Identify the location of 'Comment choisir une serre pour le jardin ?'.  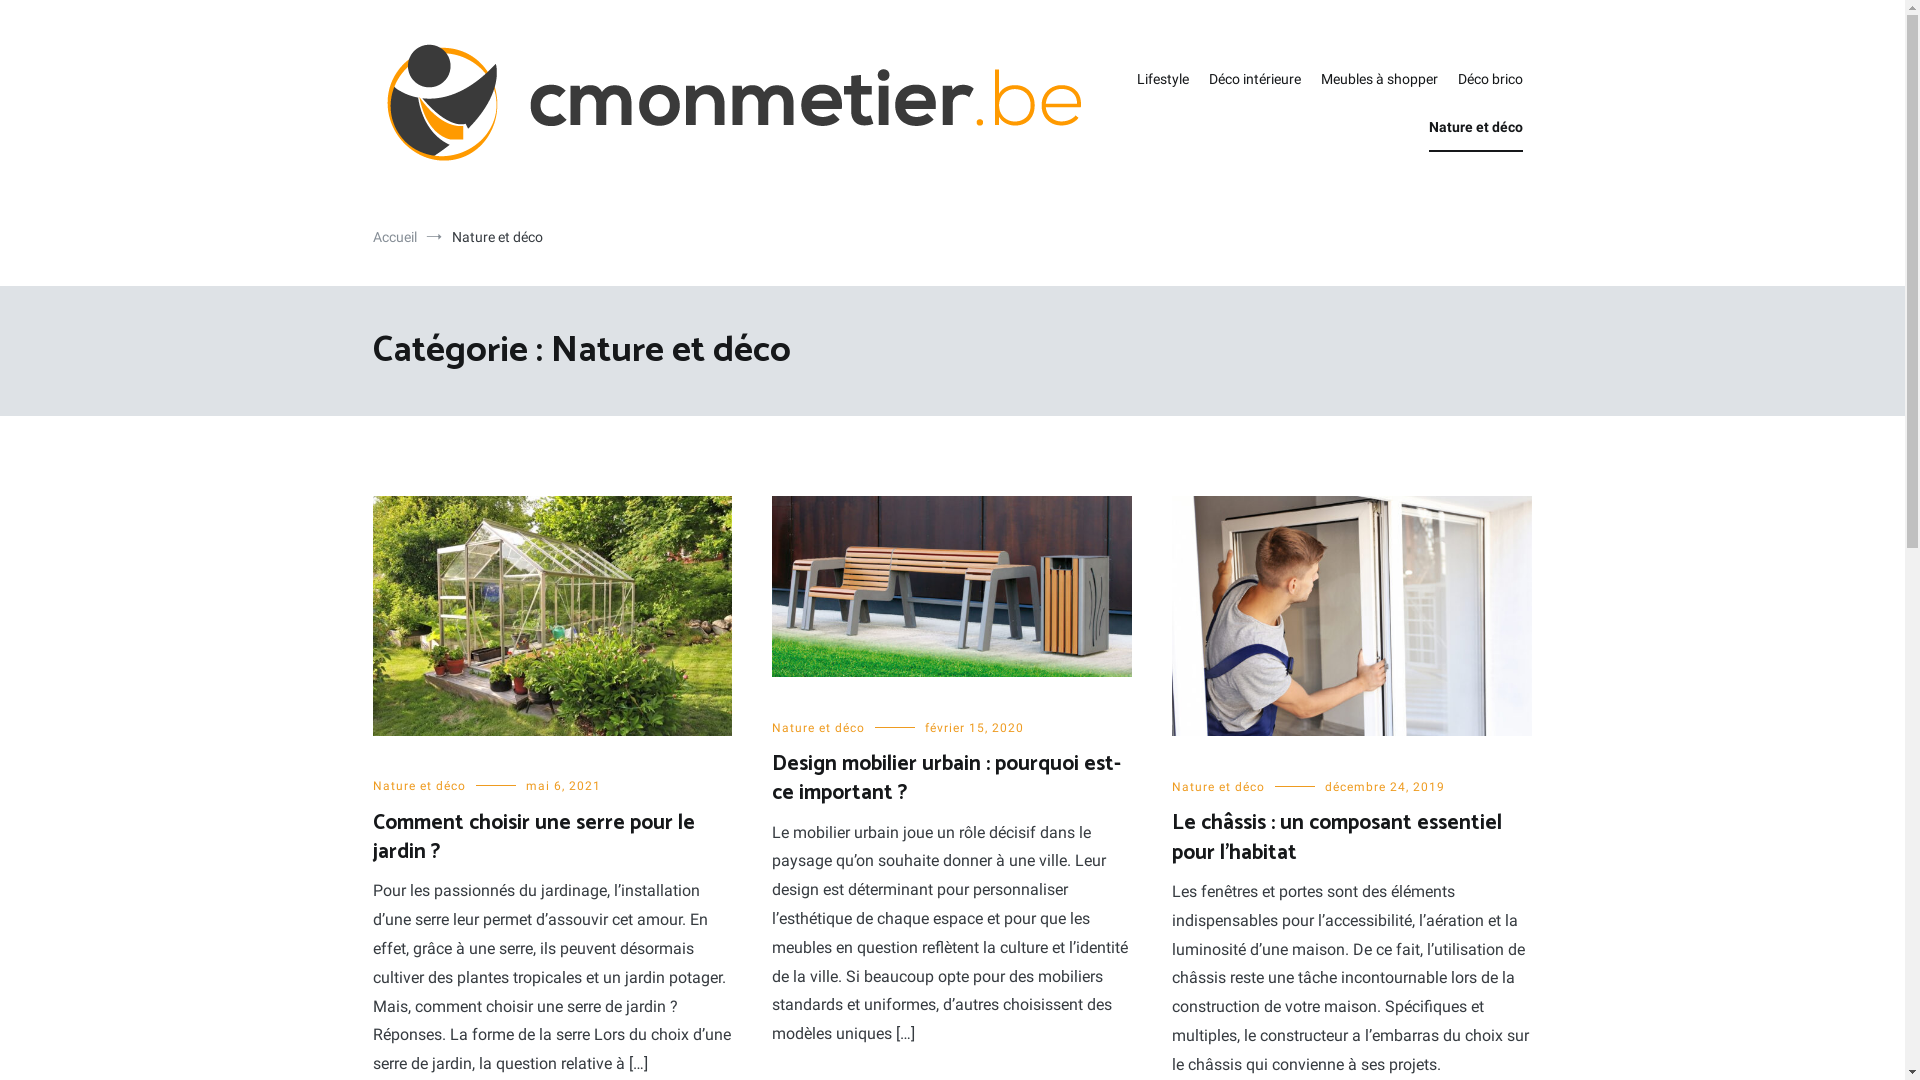
(532, 837).